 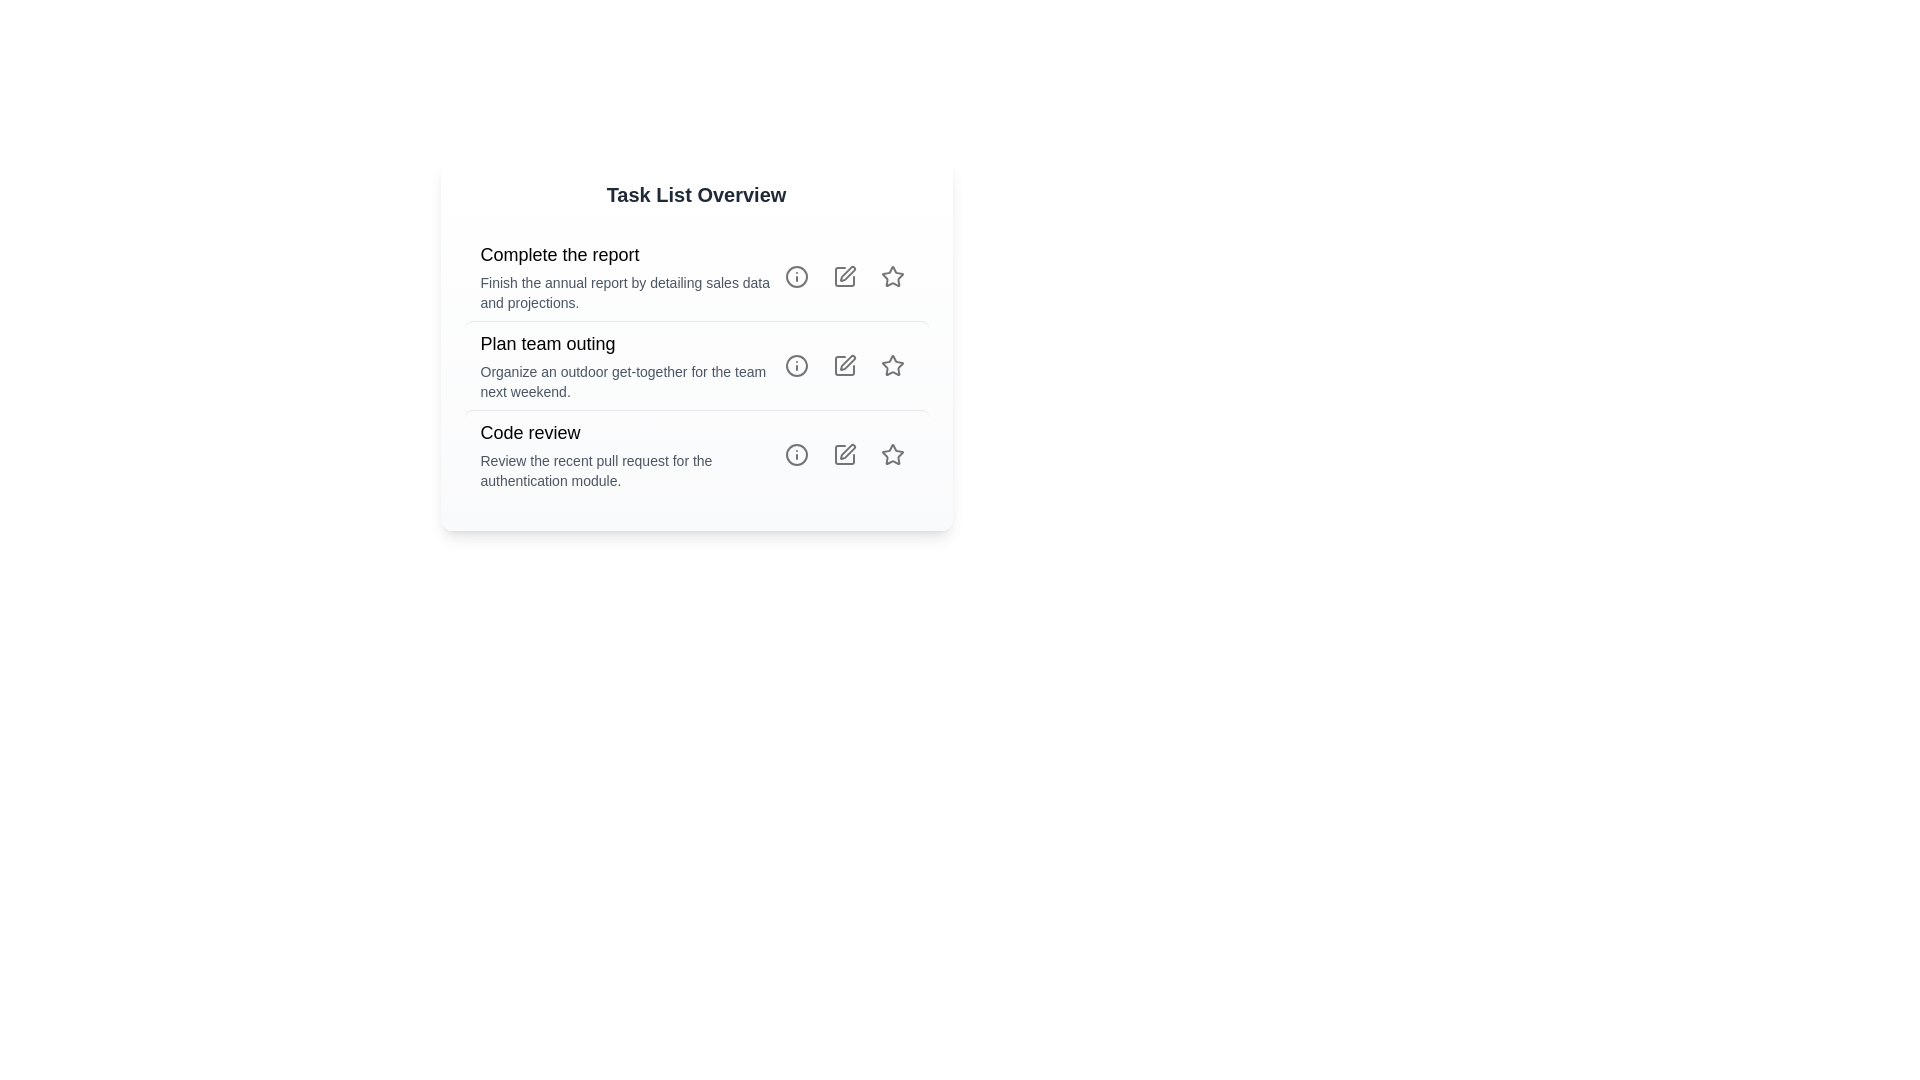 I want to click on the circular information icon located in the second row of the task list titled 'Plan team outing', so click(x=795, y=366).